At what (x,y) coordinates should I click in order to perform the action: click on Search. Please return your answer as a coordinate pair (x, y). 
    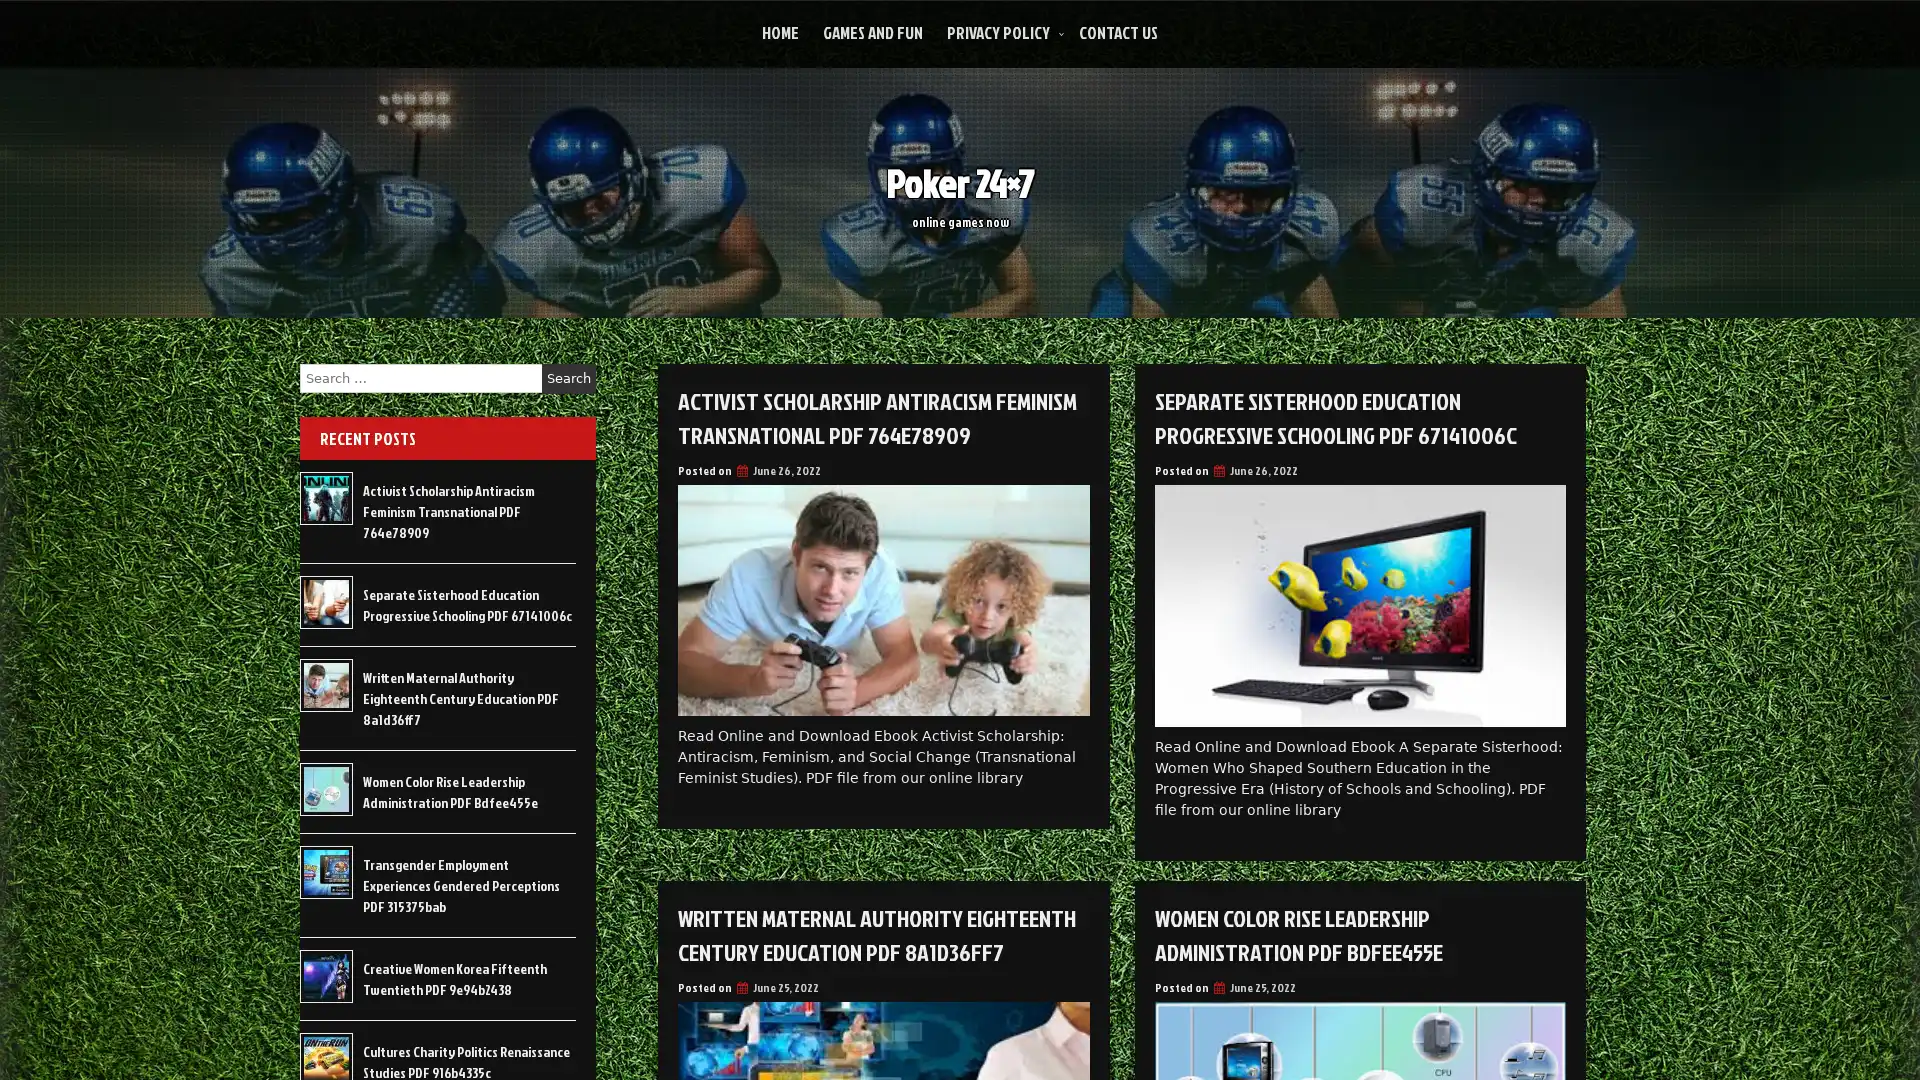
    Looking at the image, I should click on (568, 378).